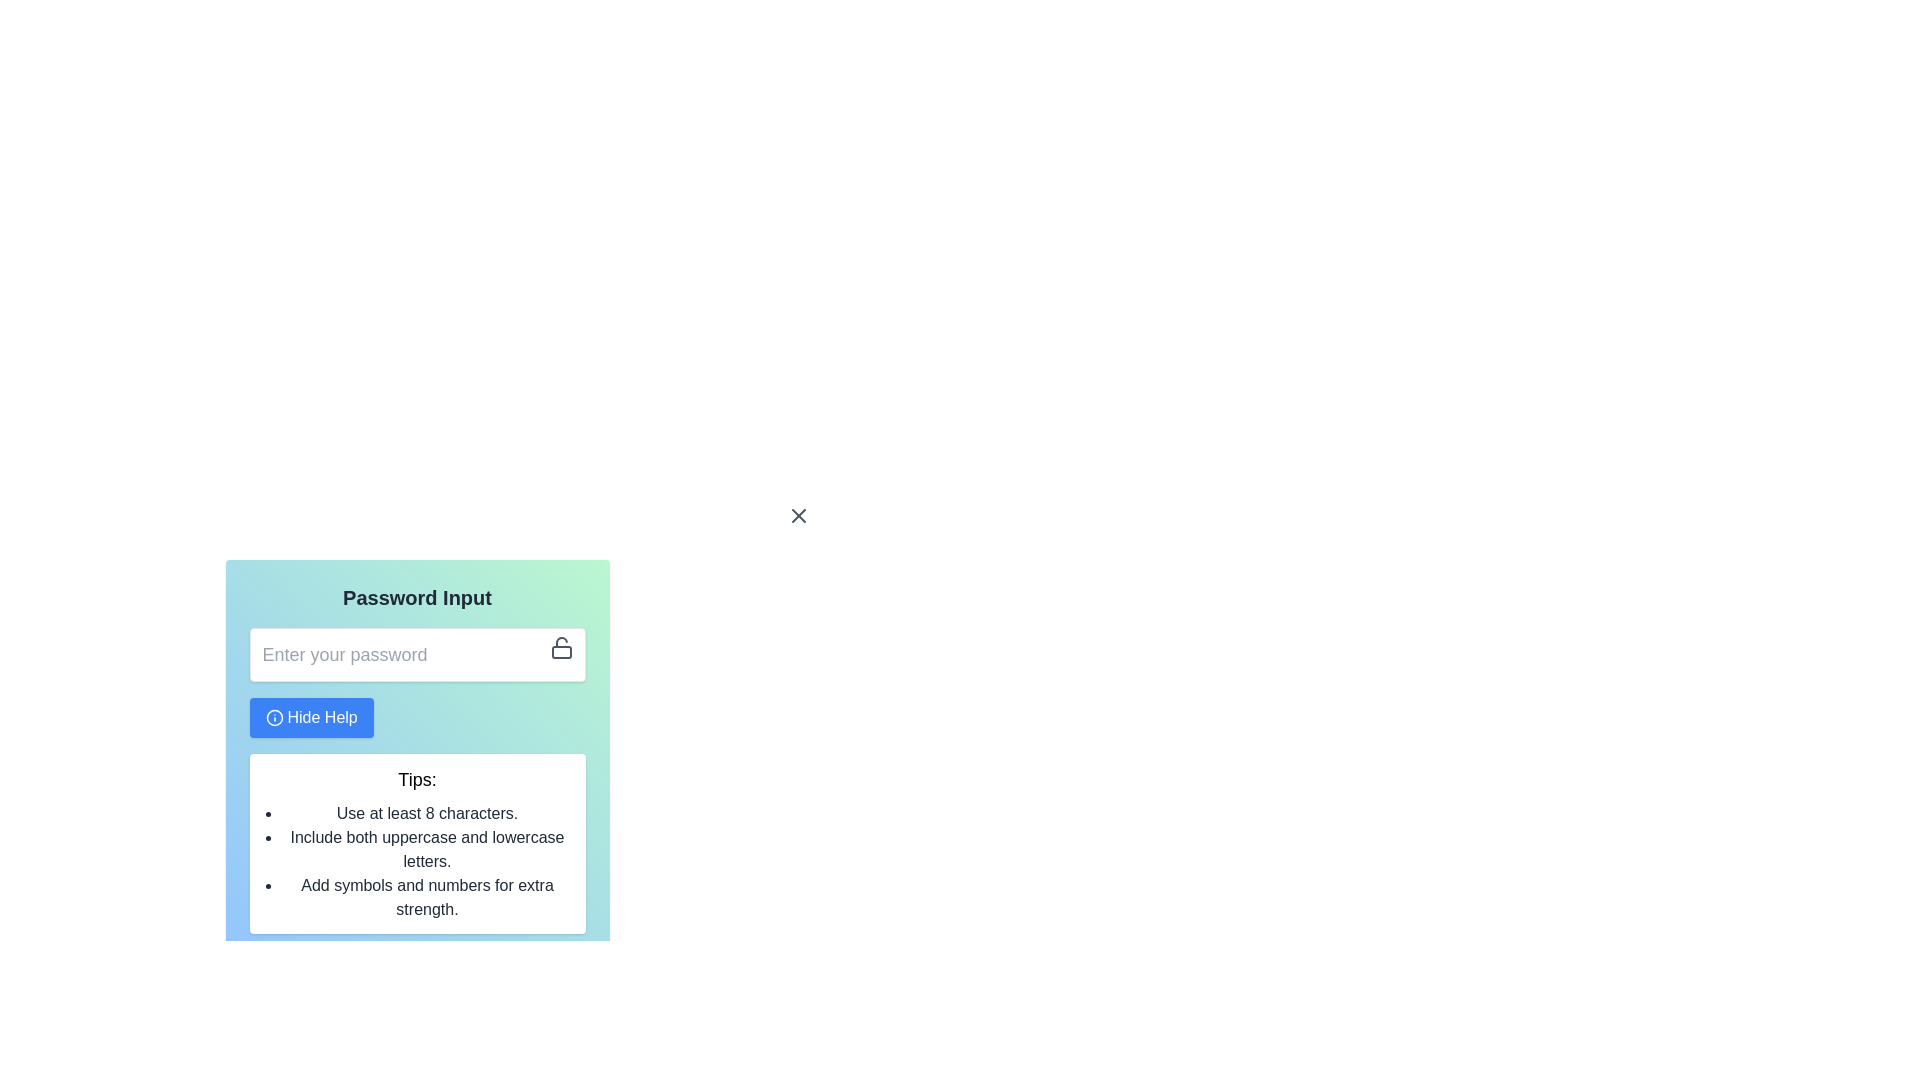  What do you see at coordinates (426, 849) in the screenshot?
I see `guideline text 'Include both uppercase and lowercase letters.' located in the bullet point list under the 'Tips' section of the 'Password Input' header` at bounding box center [426, 849].